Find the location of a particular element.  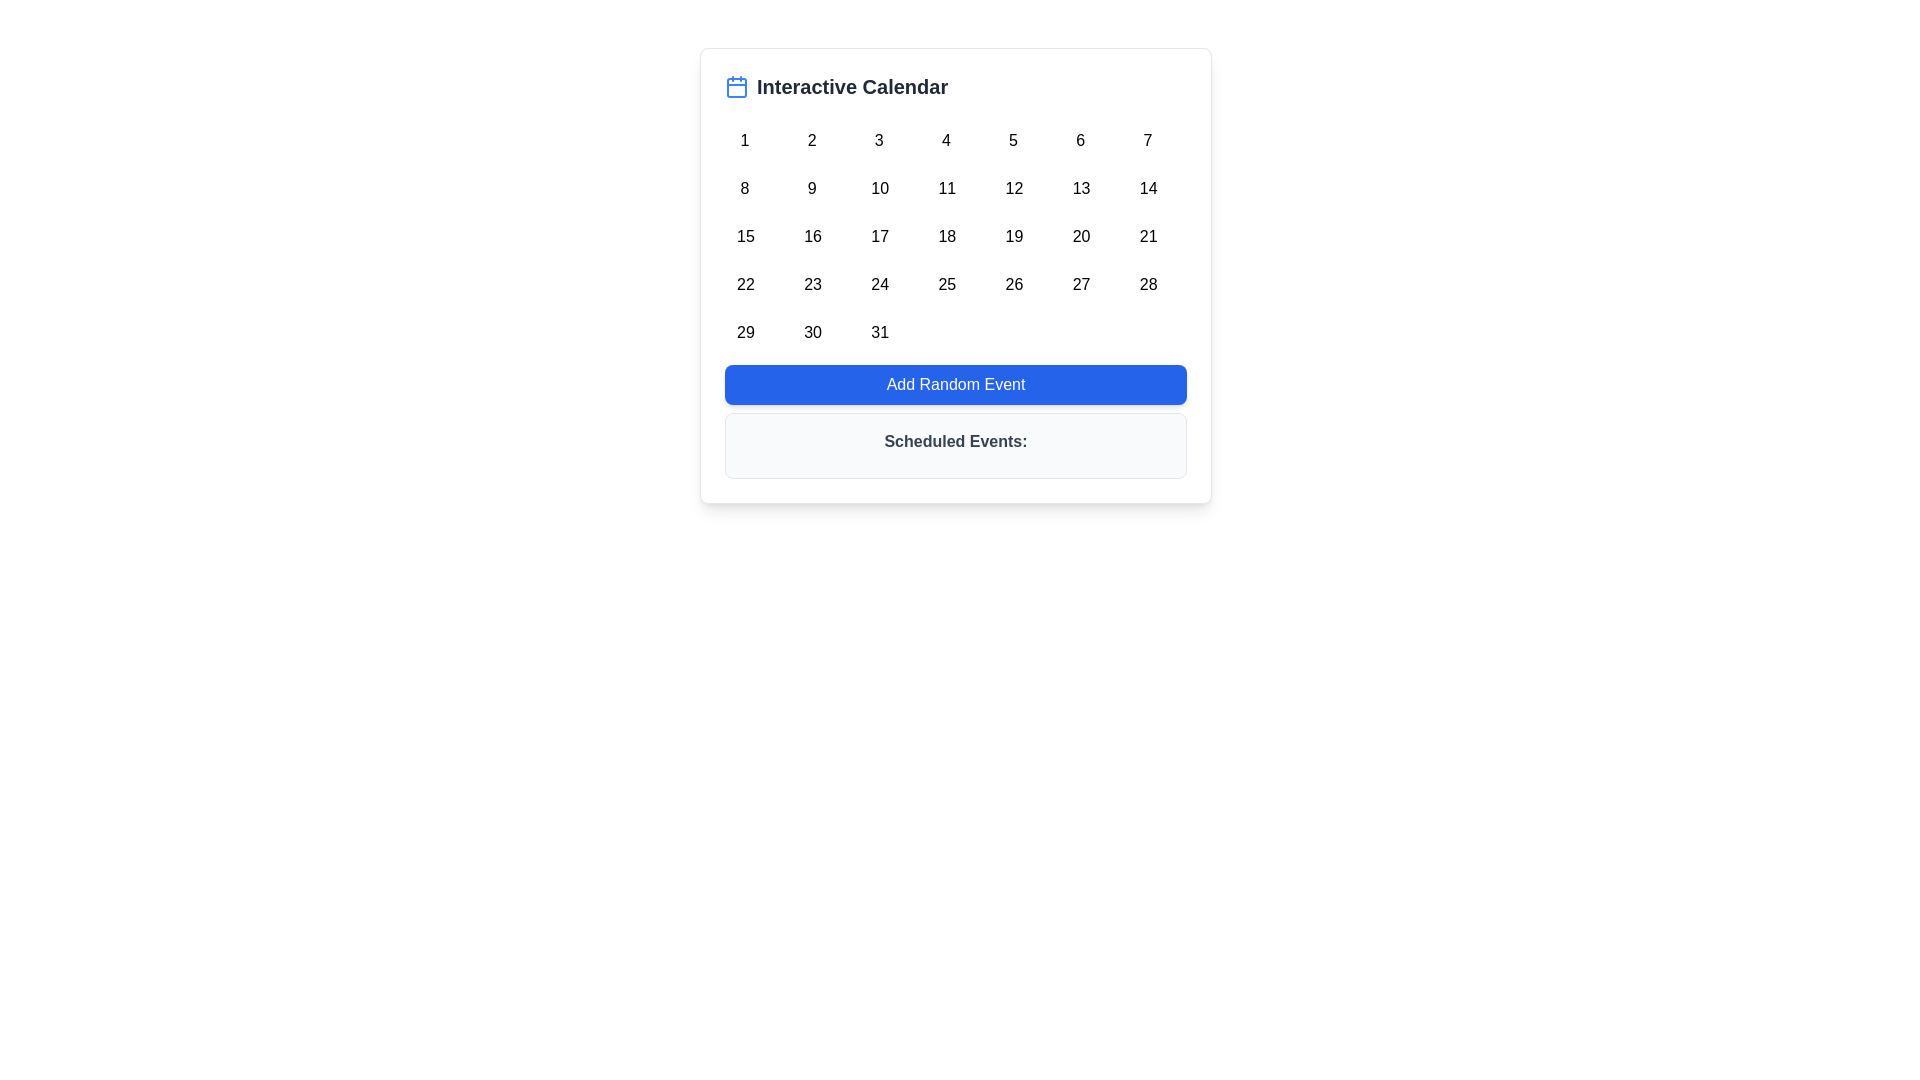

the Interactive Calendar Cell displaying the date '23' is located at coordinates (812, 281).